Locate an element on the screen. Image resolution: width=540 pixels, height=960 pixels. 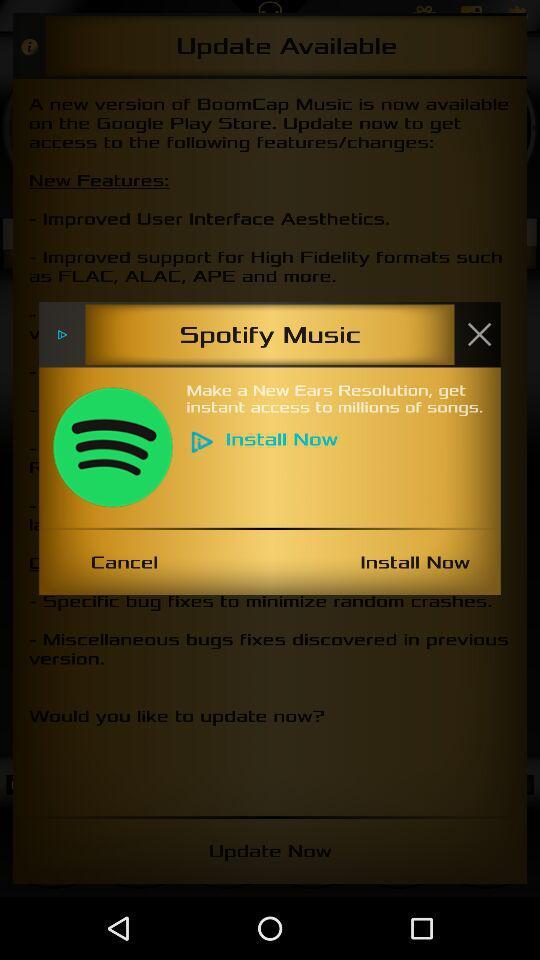
cancel is located at coordinates (124, 562).